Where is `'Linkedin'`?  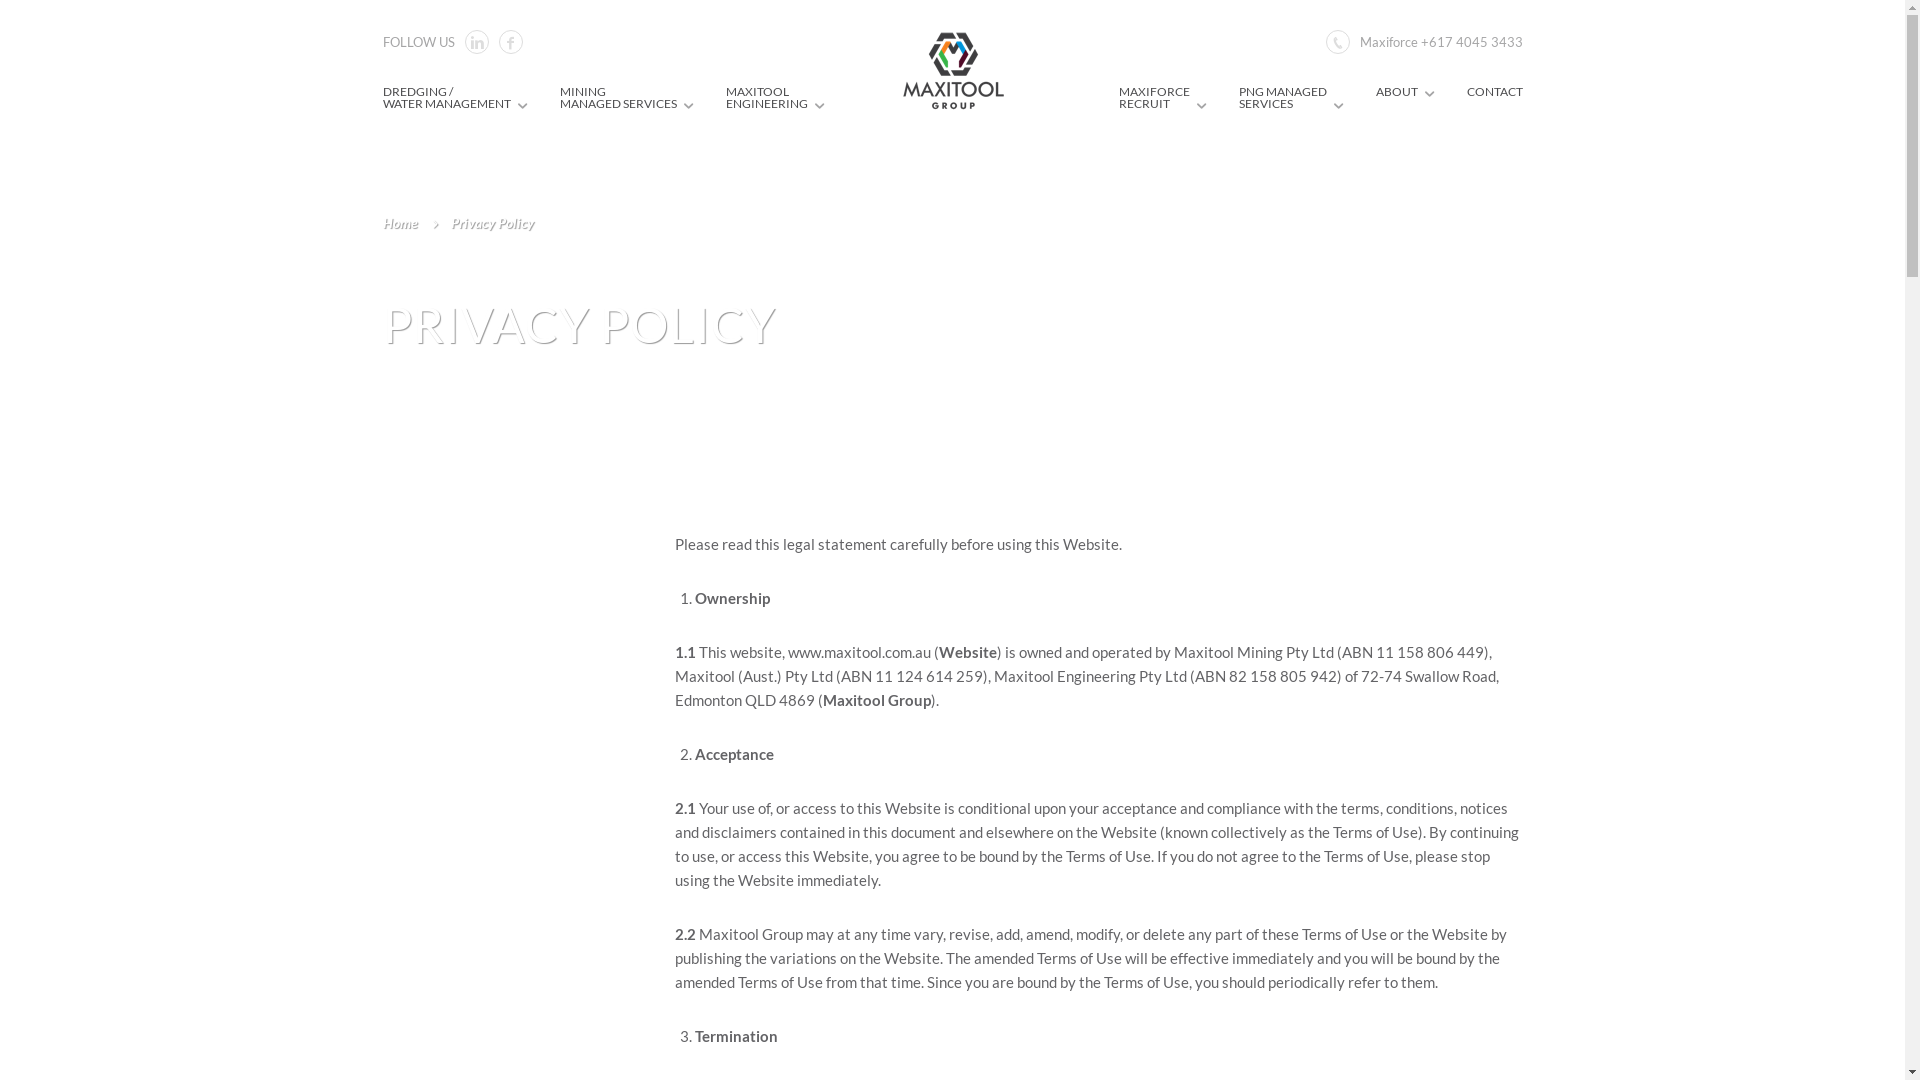
'Linkedin' is located at coordinates (474, 42).